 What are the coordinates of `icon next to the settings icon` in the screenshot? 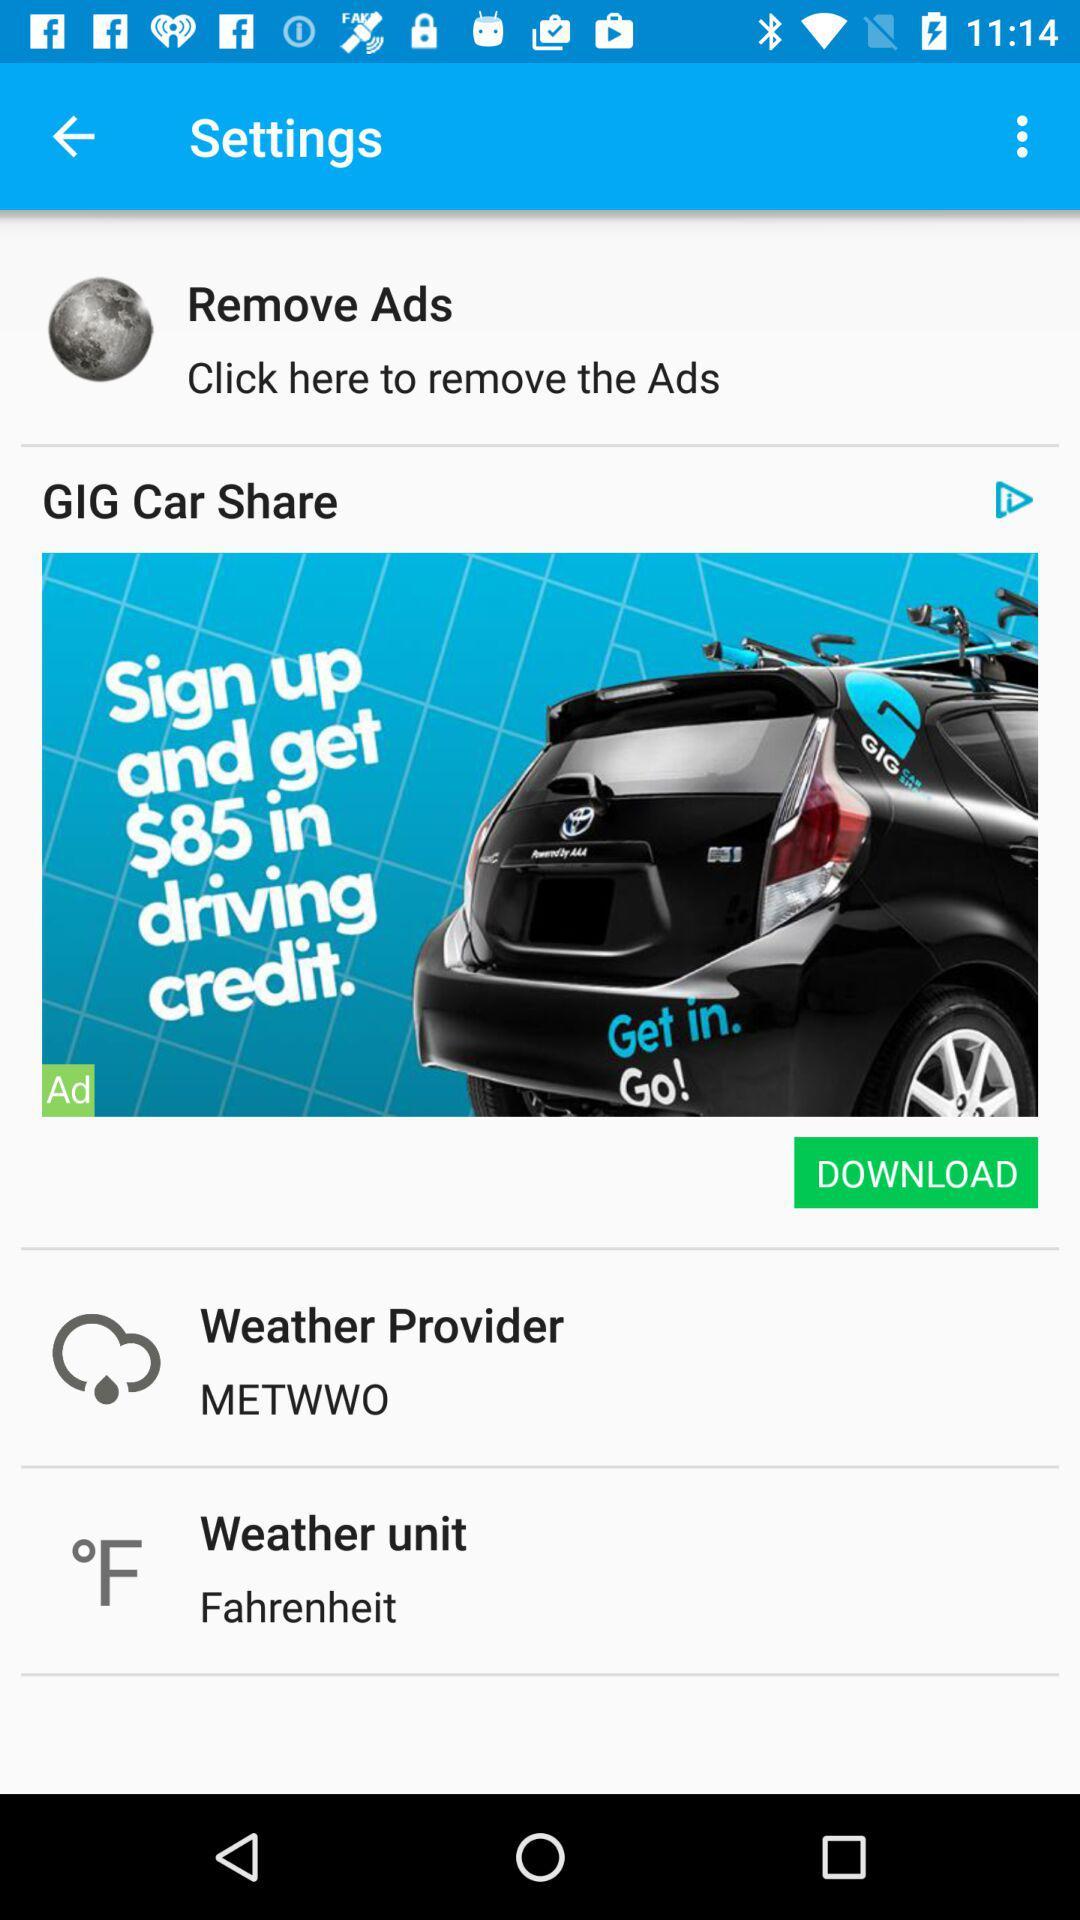 It's located at (1027, 135).